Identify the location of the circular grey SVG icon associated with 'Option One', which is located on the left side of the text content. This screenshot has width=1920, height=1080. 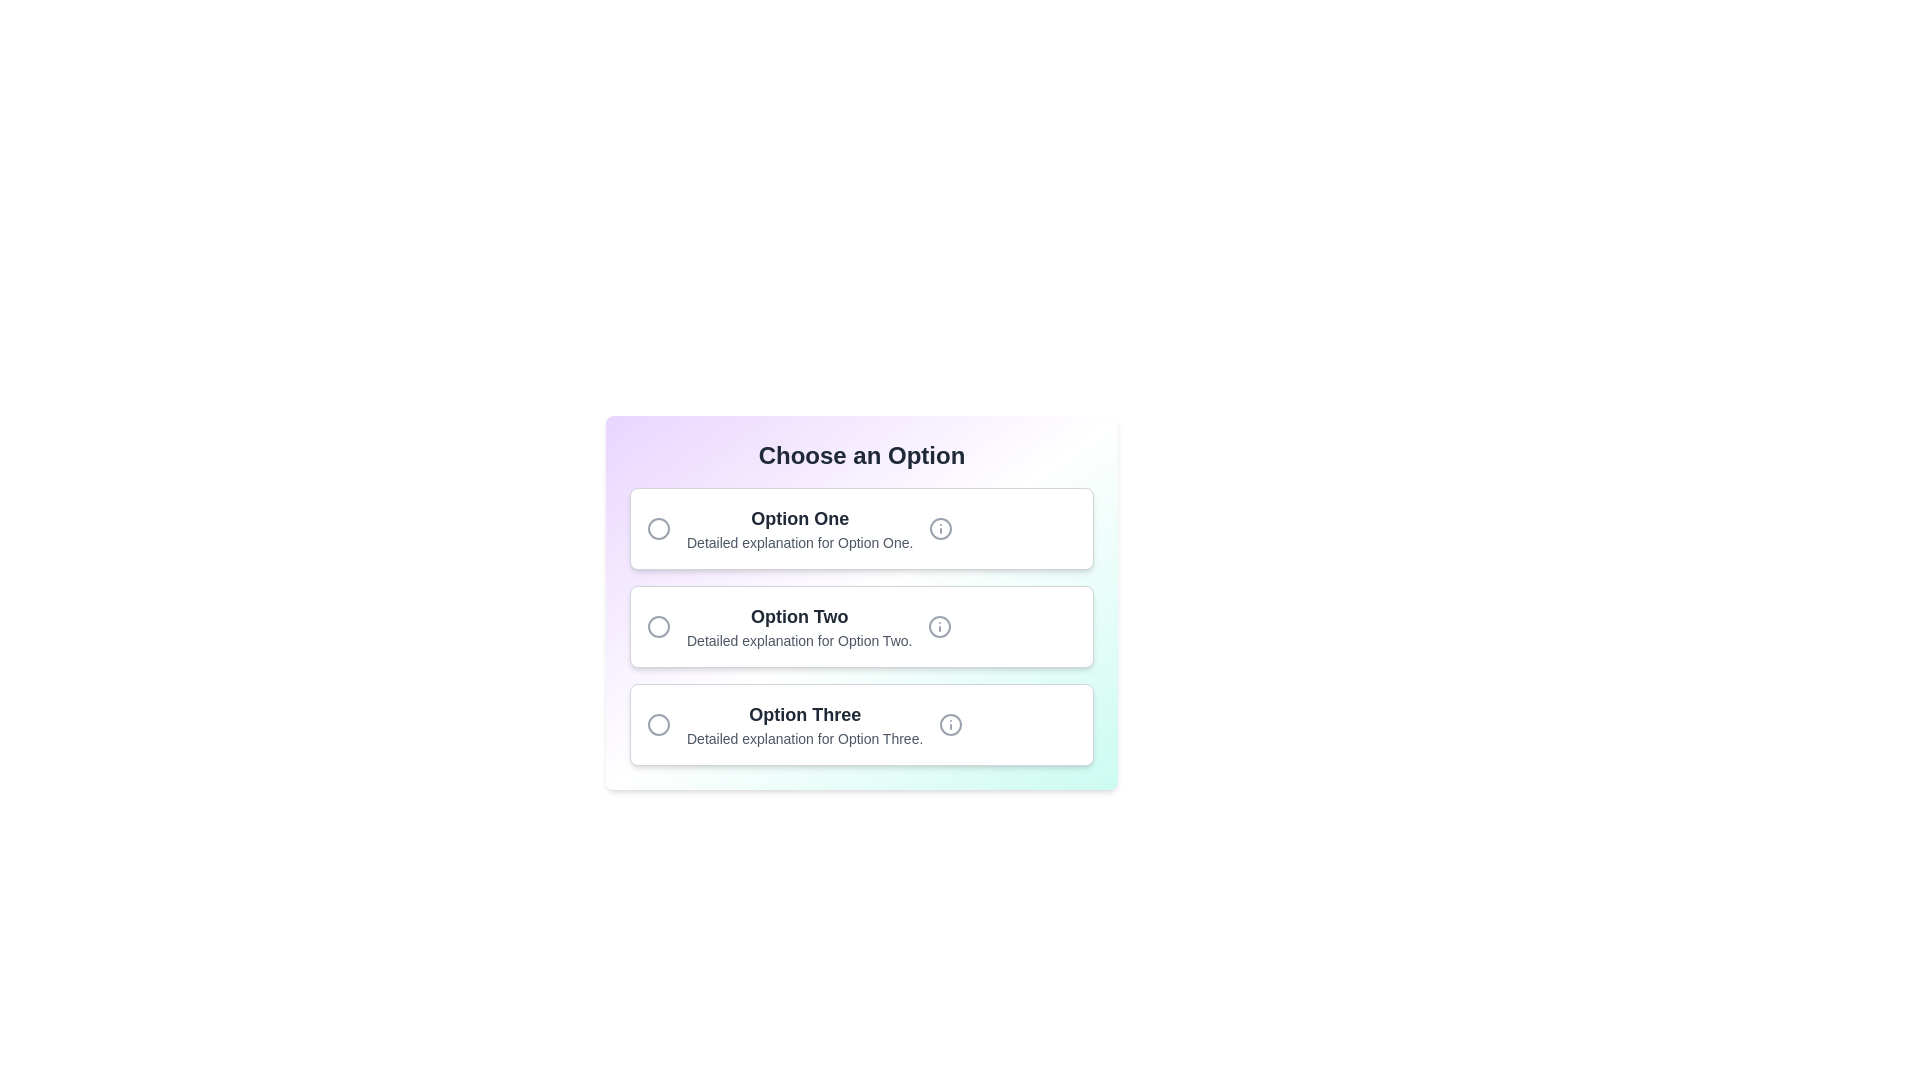
(658, 527).